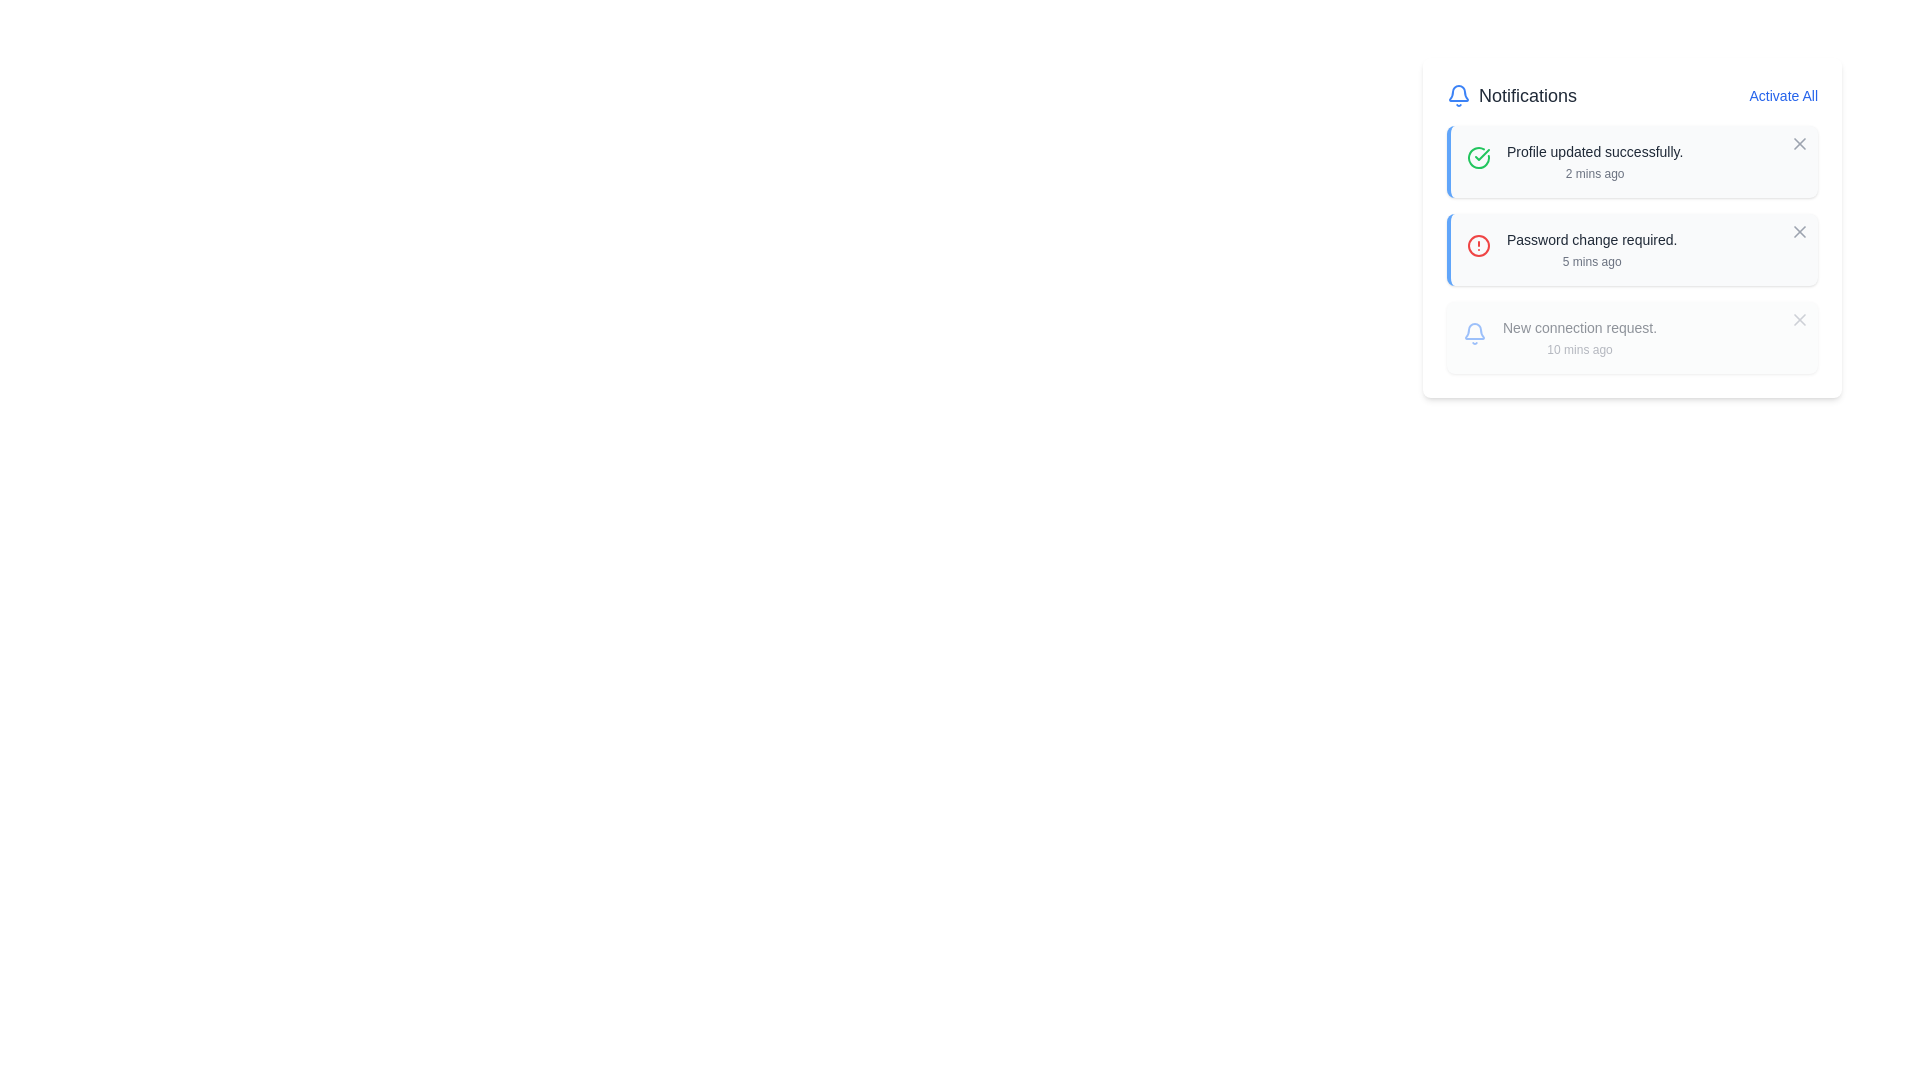 This screenshot has width=1920, height=1080. I want to click on contents of the text label displaying 'New connection request.' located in a notification card at the bottom of the notification list on the right sidebar, so click(1578, 326).